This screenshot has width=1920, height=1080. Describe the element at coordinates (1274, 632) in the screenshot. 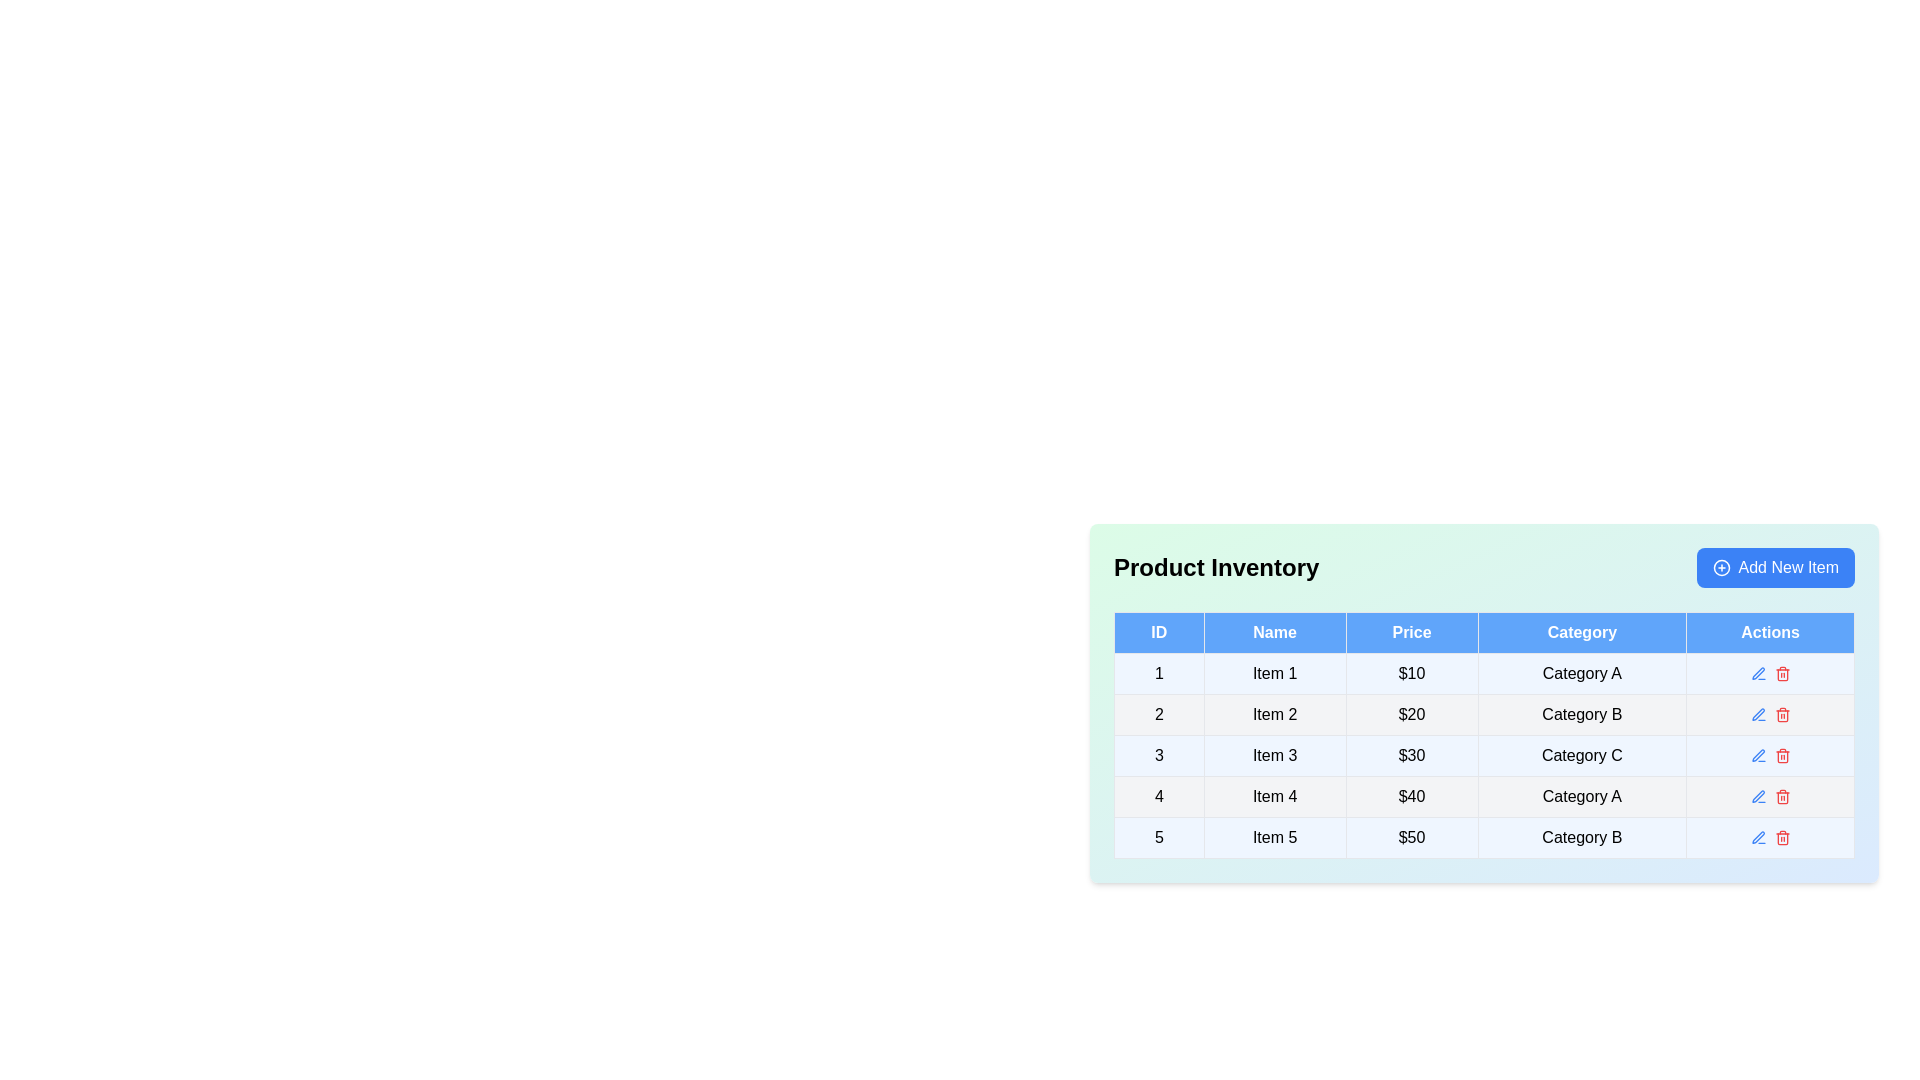

I see `the header label for the 'Name' column in the data table, which is positioned between the 'ID' and 'Price' columns` at that location.